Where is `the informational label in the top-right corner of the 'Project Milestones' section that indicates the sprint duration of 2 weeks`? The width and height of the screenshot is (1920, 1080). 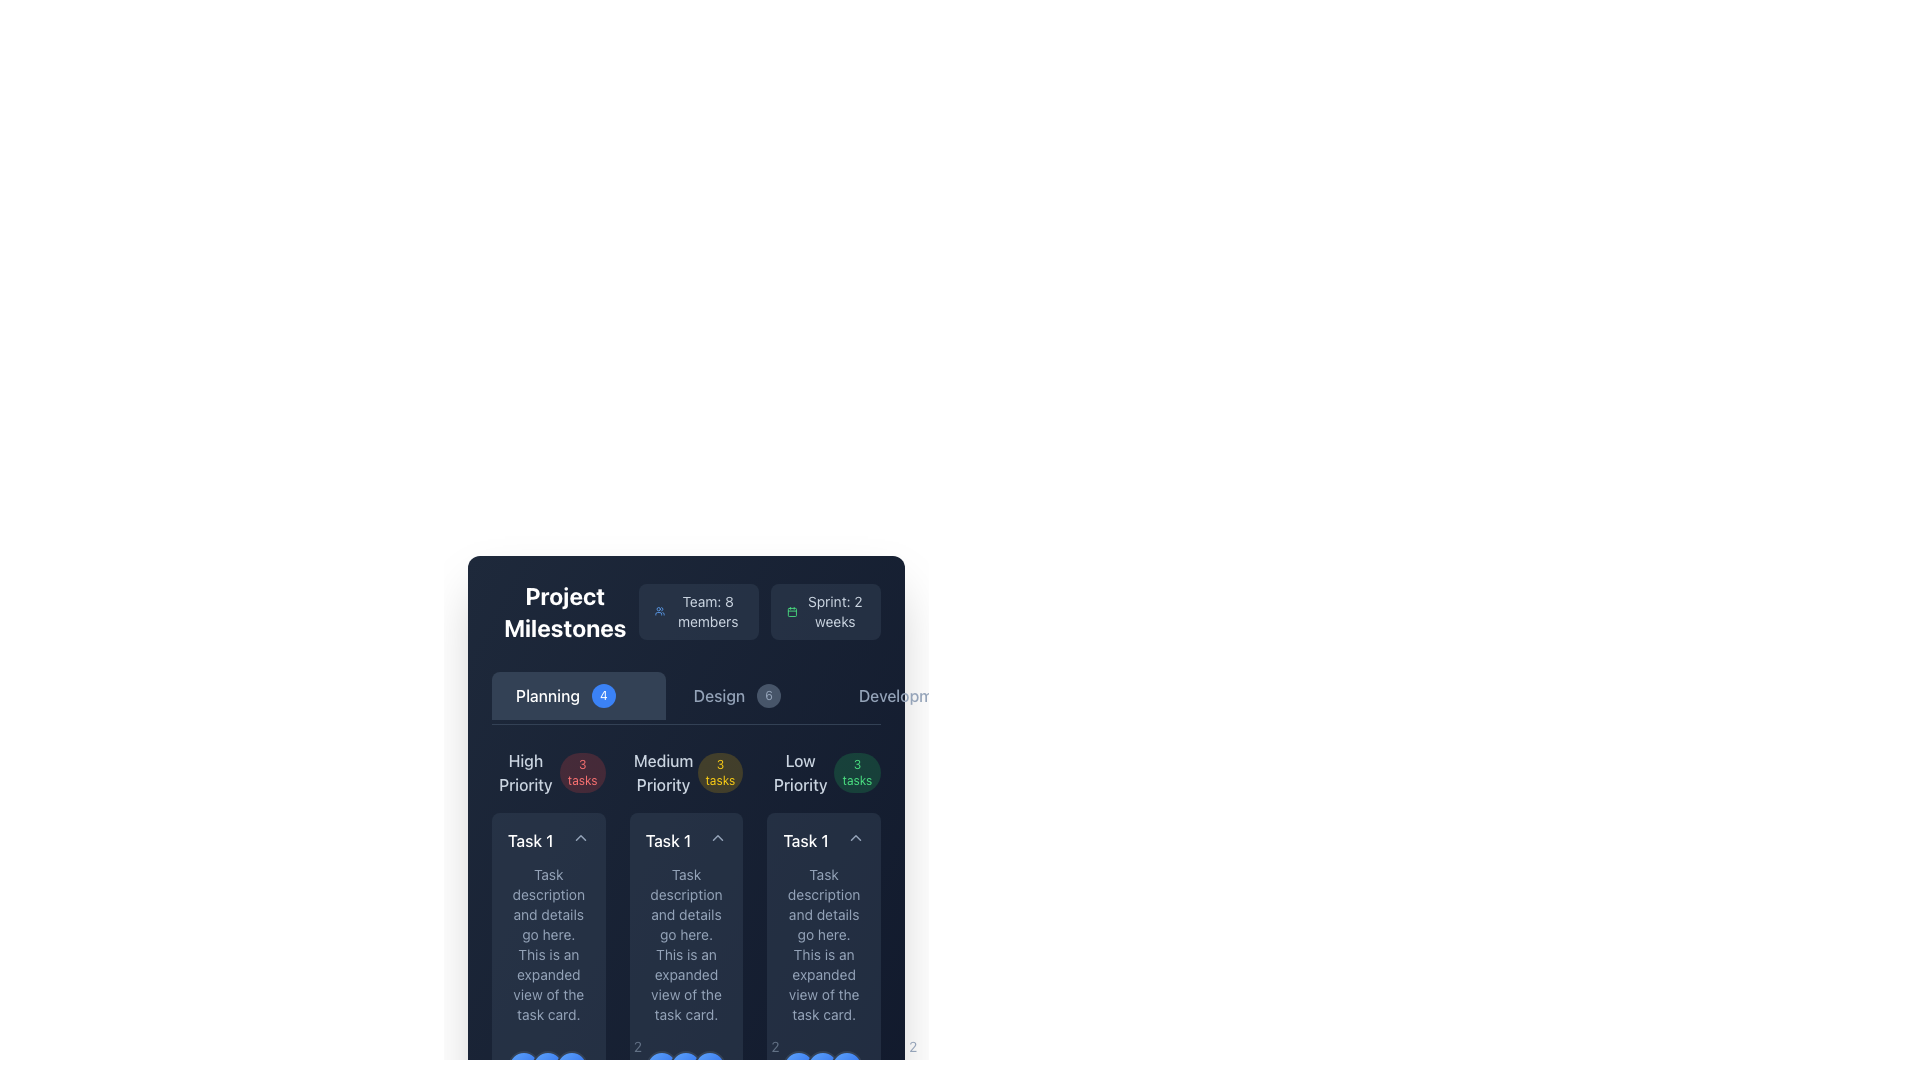 the informational label in the top-right corner of the 'Project Milestones' section that indicates the sprint duration of 2 weeks is located at coordinates (825, 611).